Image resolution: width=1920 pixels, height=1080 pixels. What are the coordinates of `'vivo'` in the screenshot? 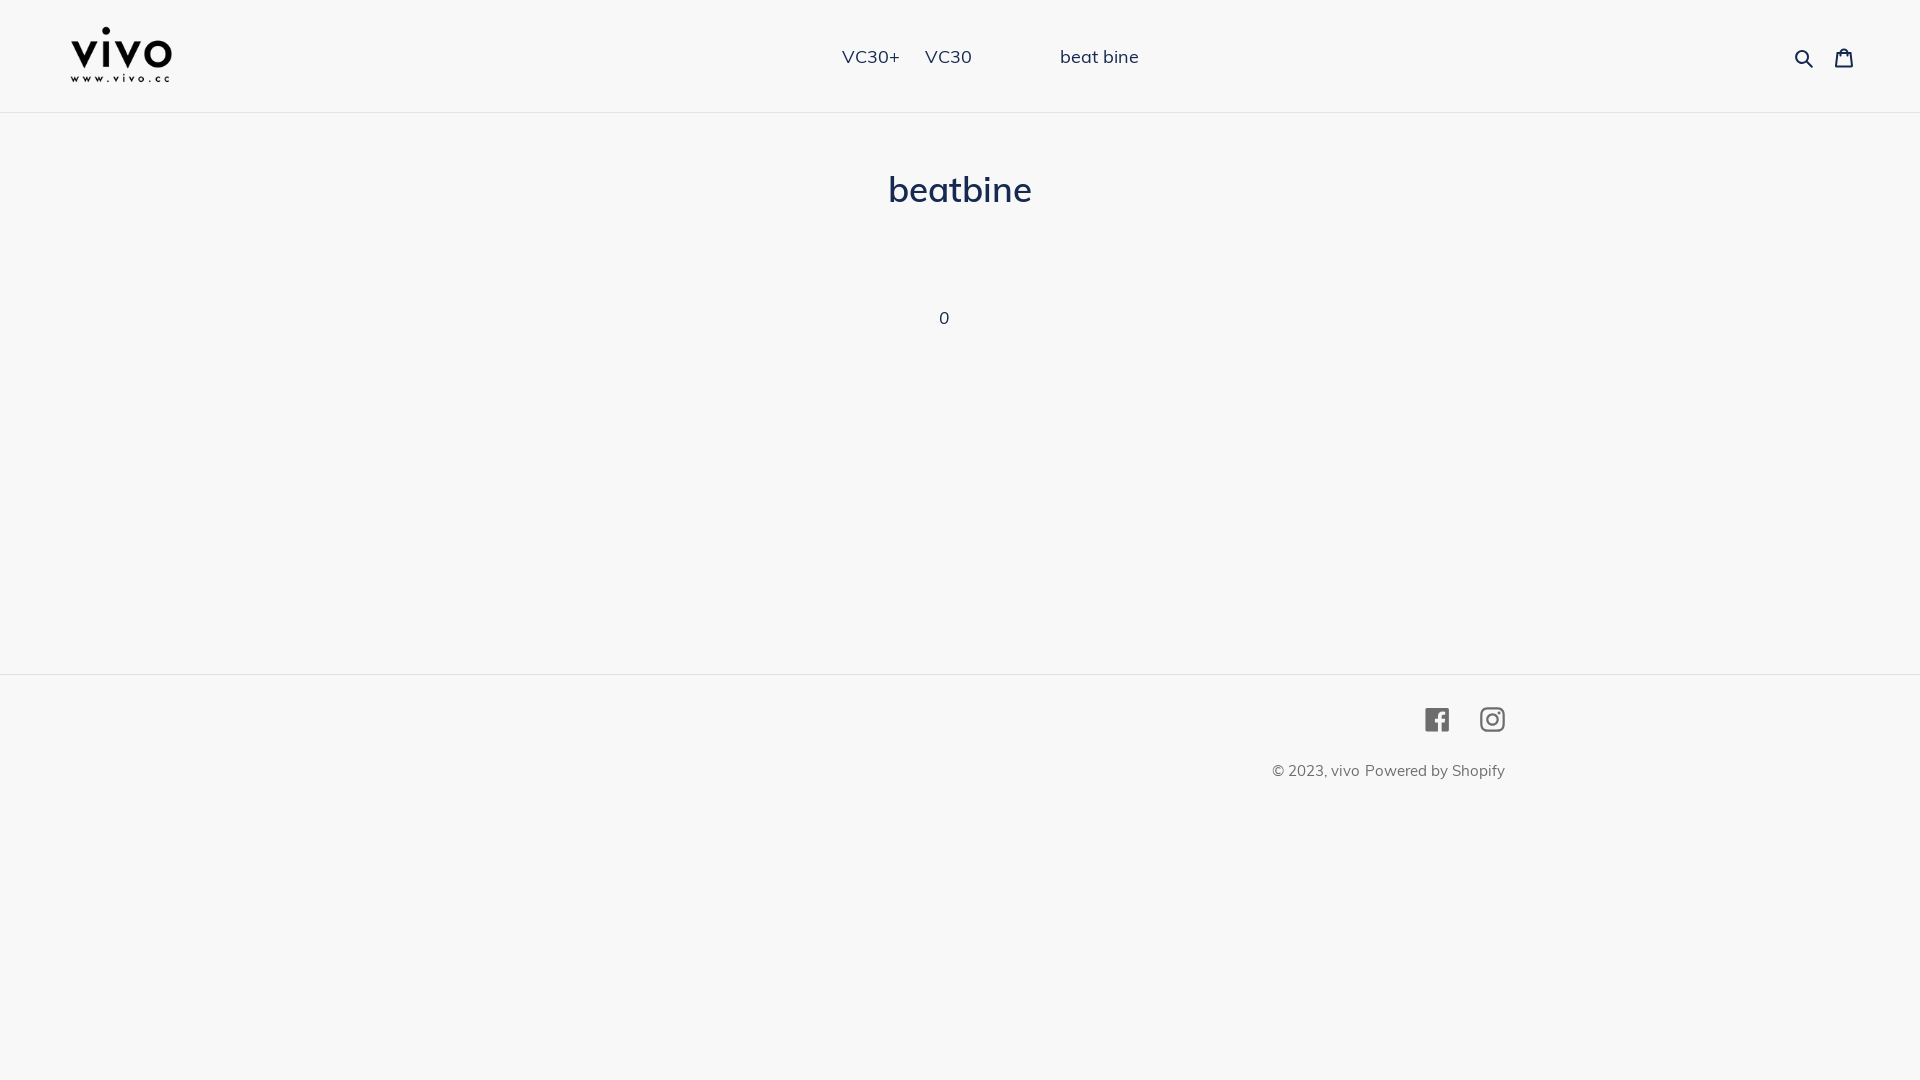 It's located at (1330, 769).